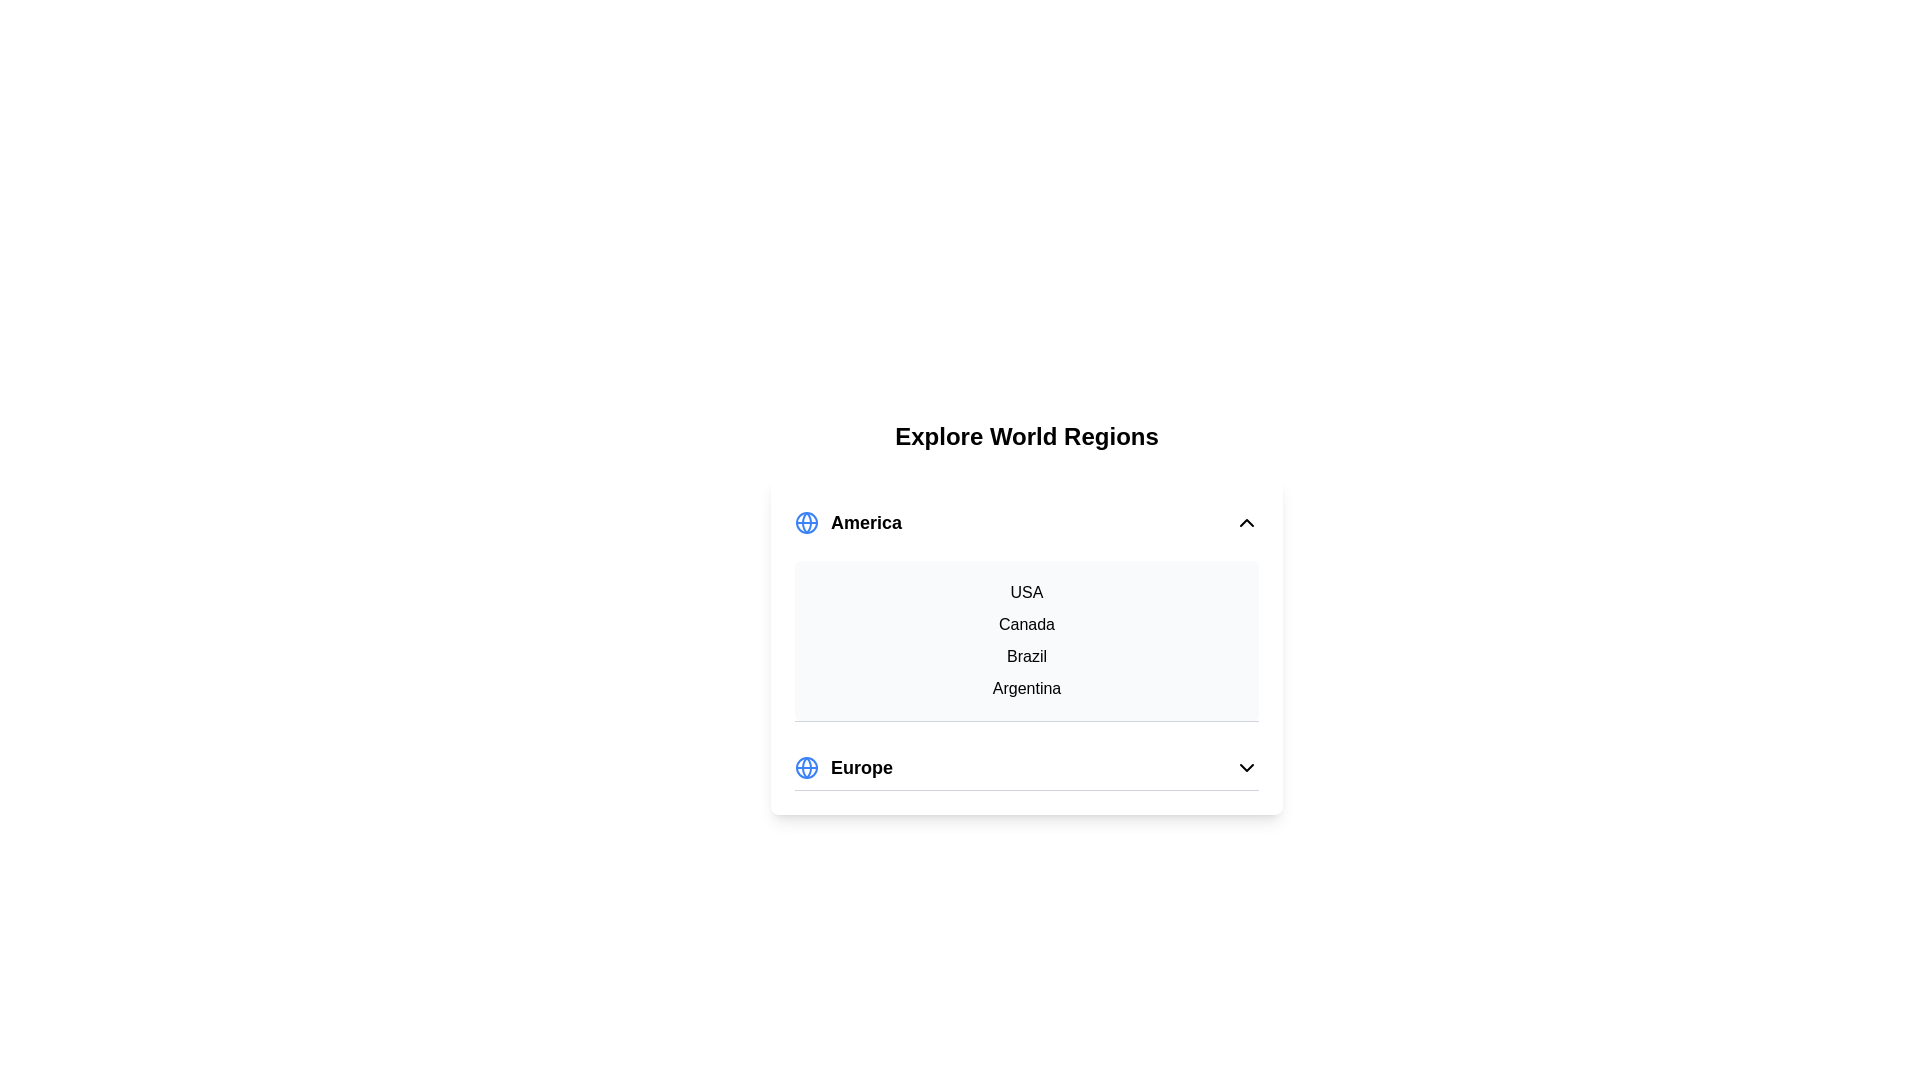  Describe the element at coordinates (1027, 688) in the screenshot. I see `the country Argentina from the list under the expanded region` at that location.